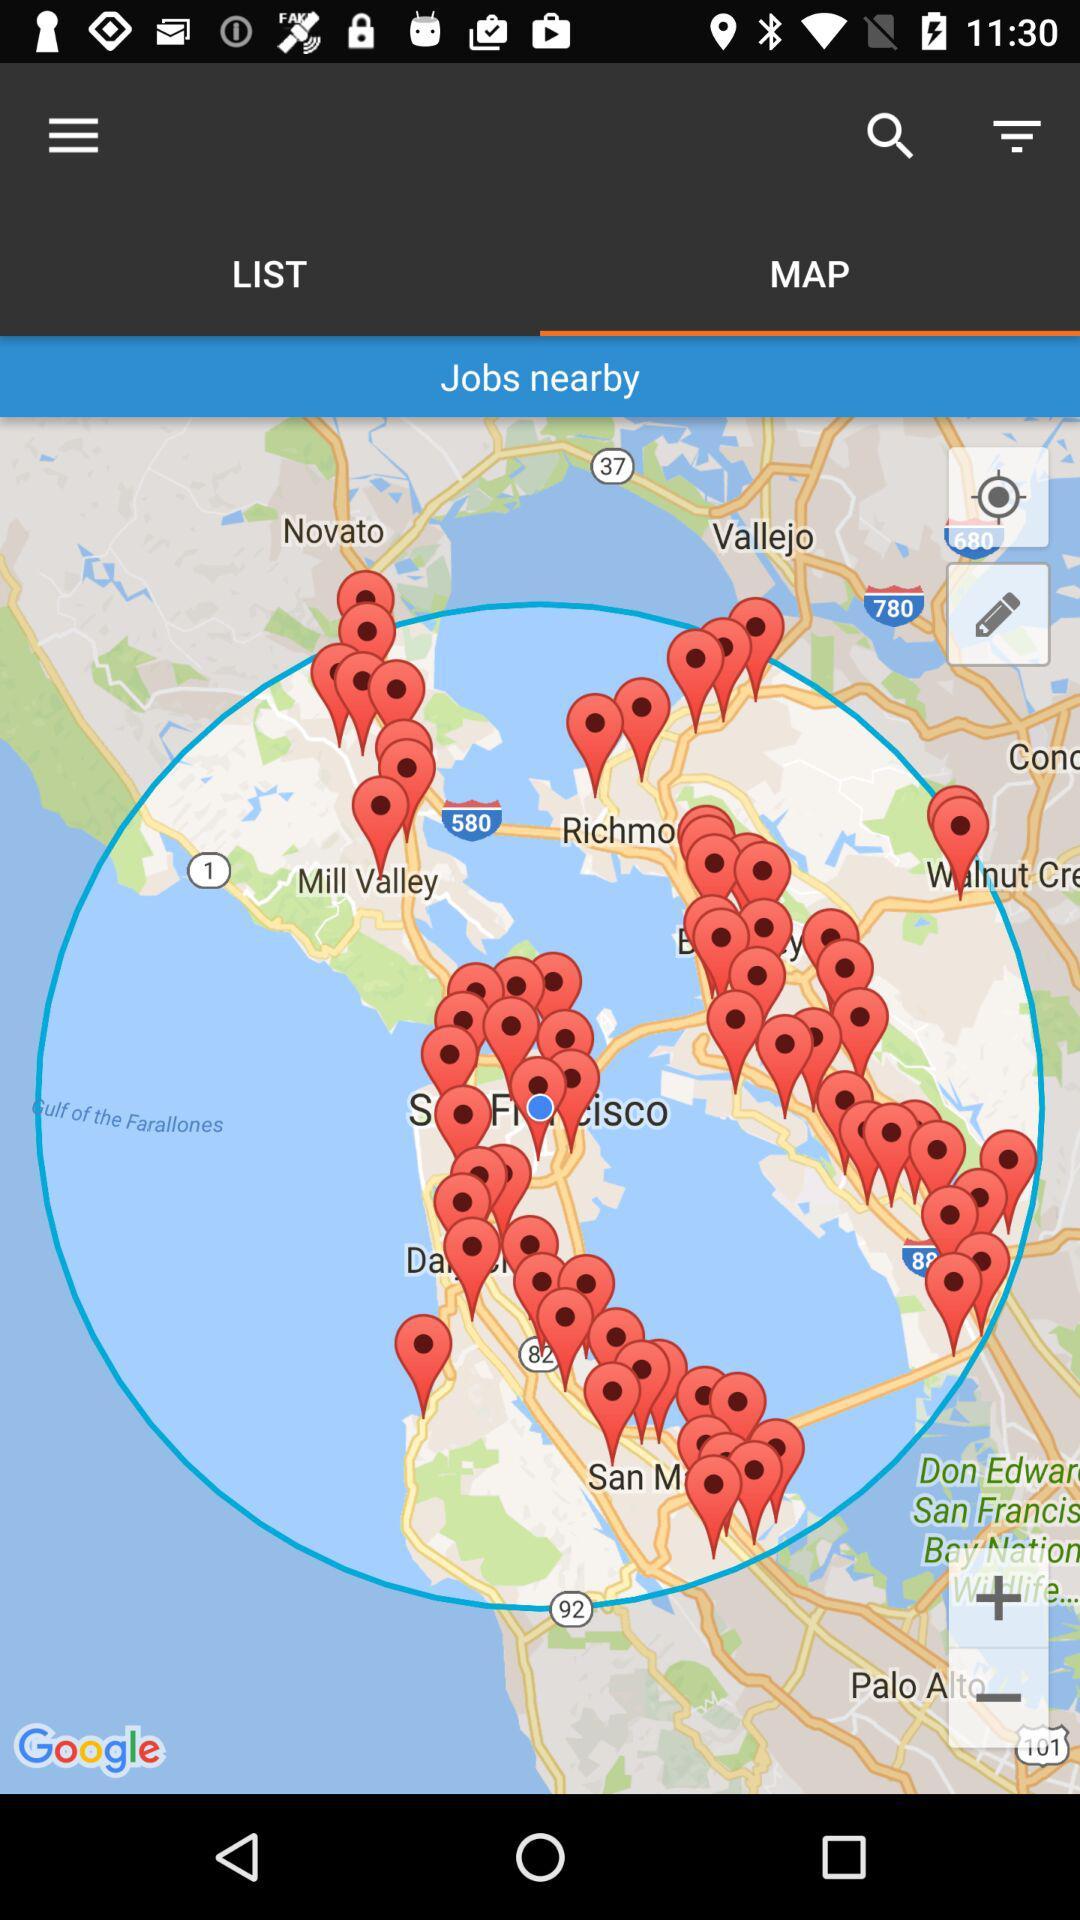 The height and width of the screenshot is (1920, 1080). I want to click on the icon above the jobs nearby icon, so click(1017, 135).